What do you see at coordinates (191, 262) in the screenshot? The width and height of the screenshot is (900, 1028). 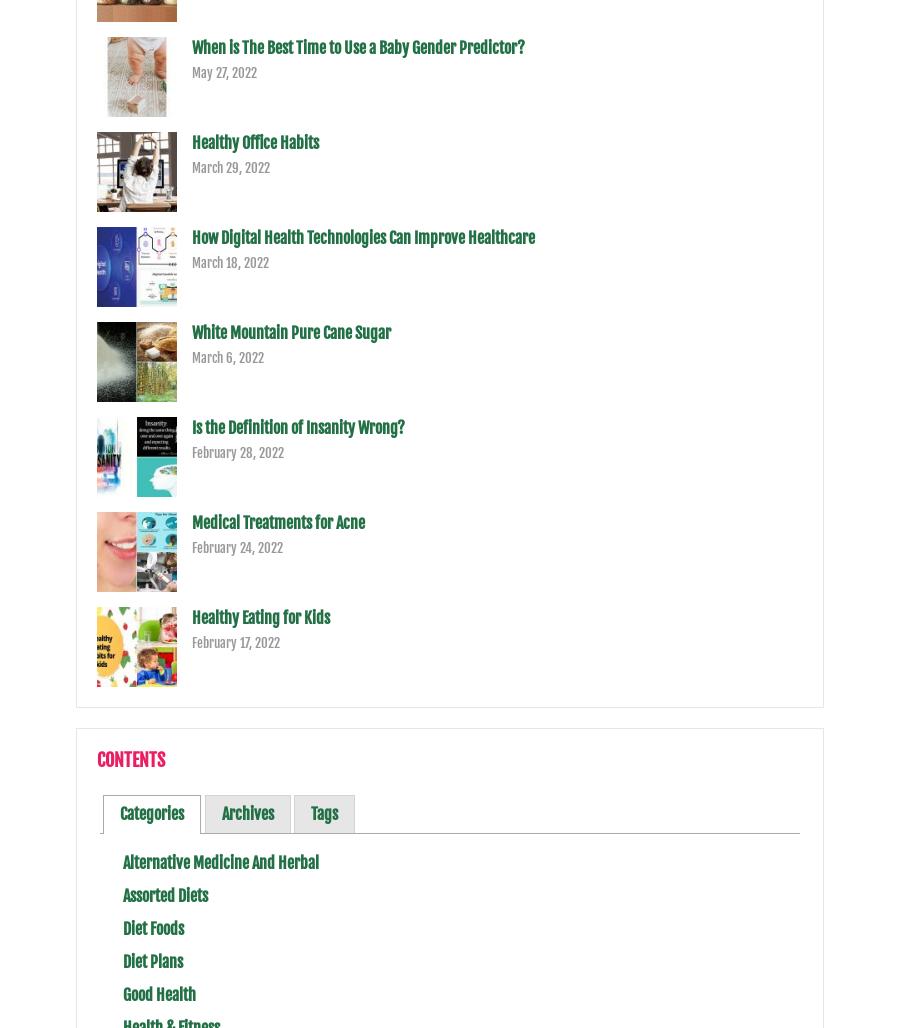 I see `'March 18, 2022'` at bounding box center [191, 262].